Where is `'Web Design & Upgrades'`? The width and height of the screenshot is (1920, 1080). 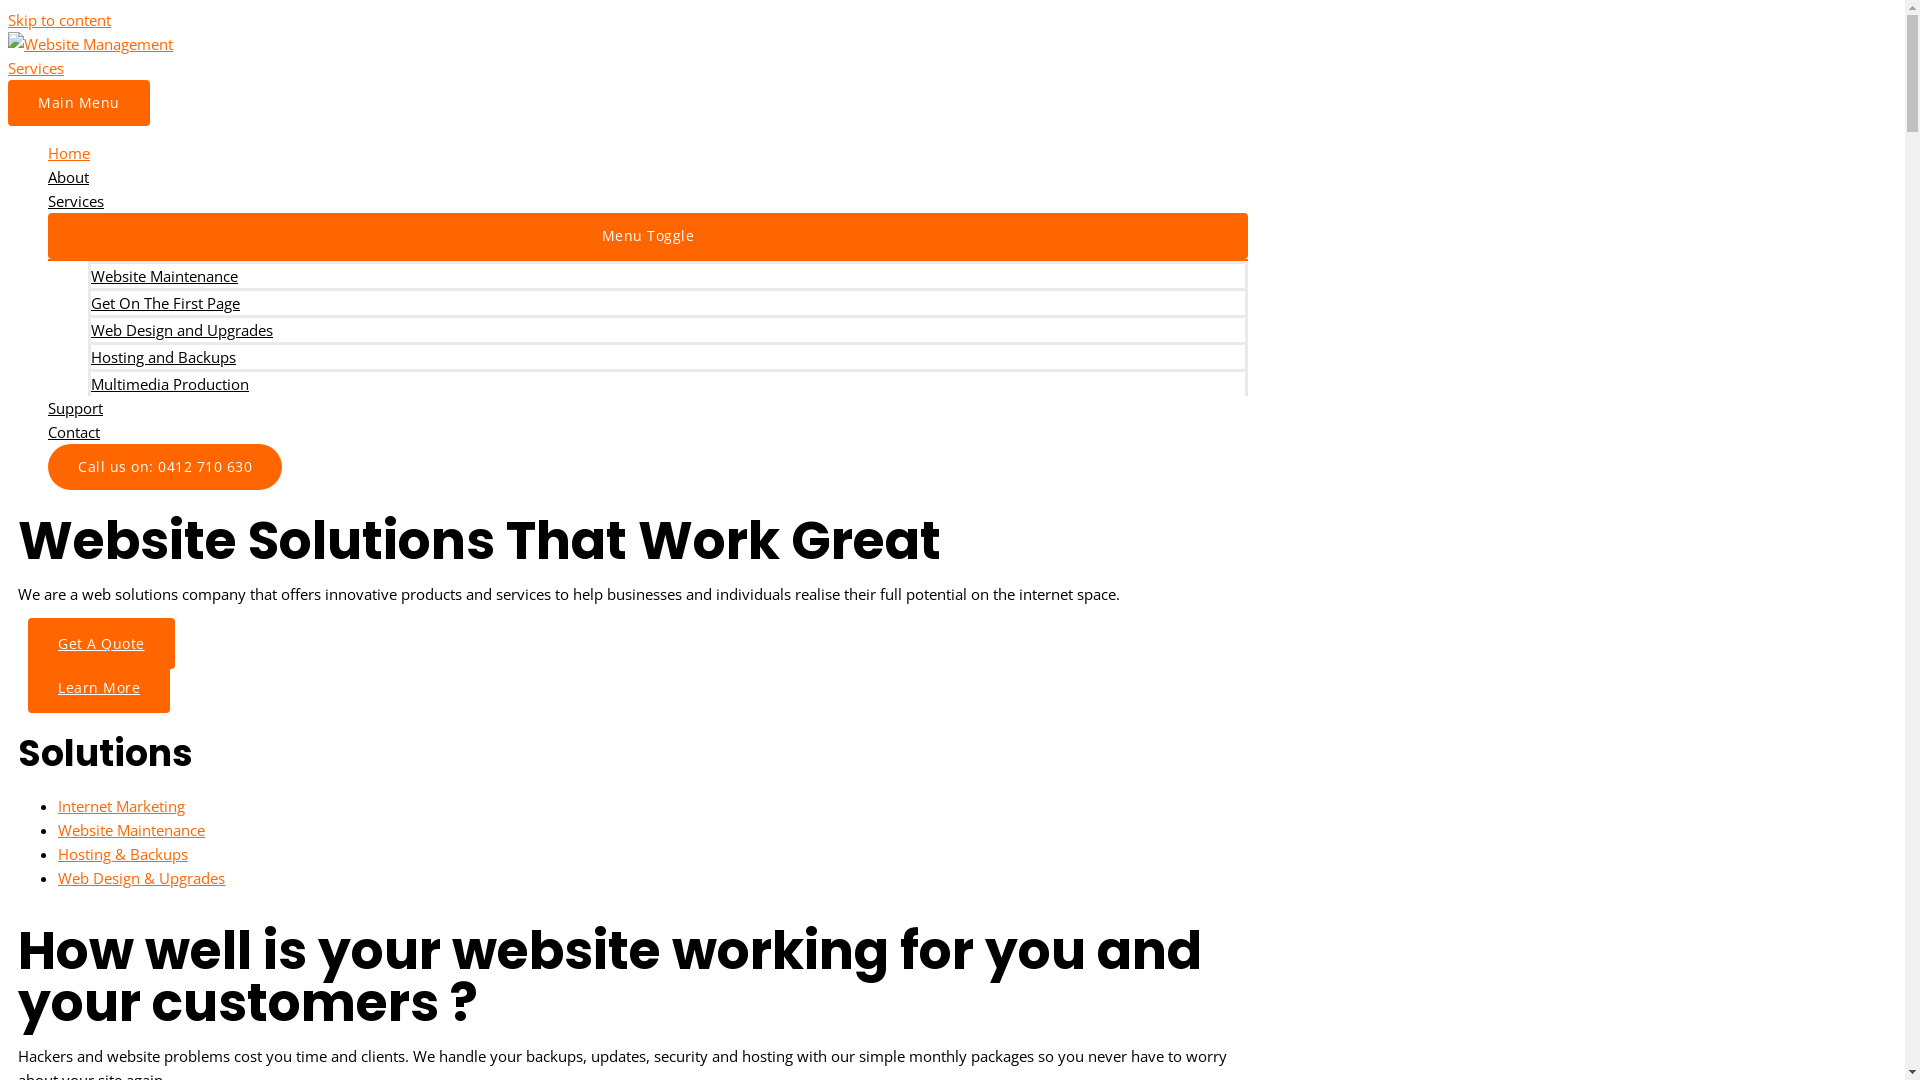
'Web Design & Upgrades' is located at coordinates (140, 877).